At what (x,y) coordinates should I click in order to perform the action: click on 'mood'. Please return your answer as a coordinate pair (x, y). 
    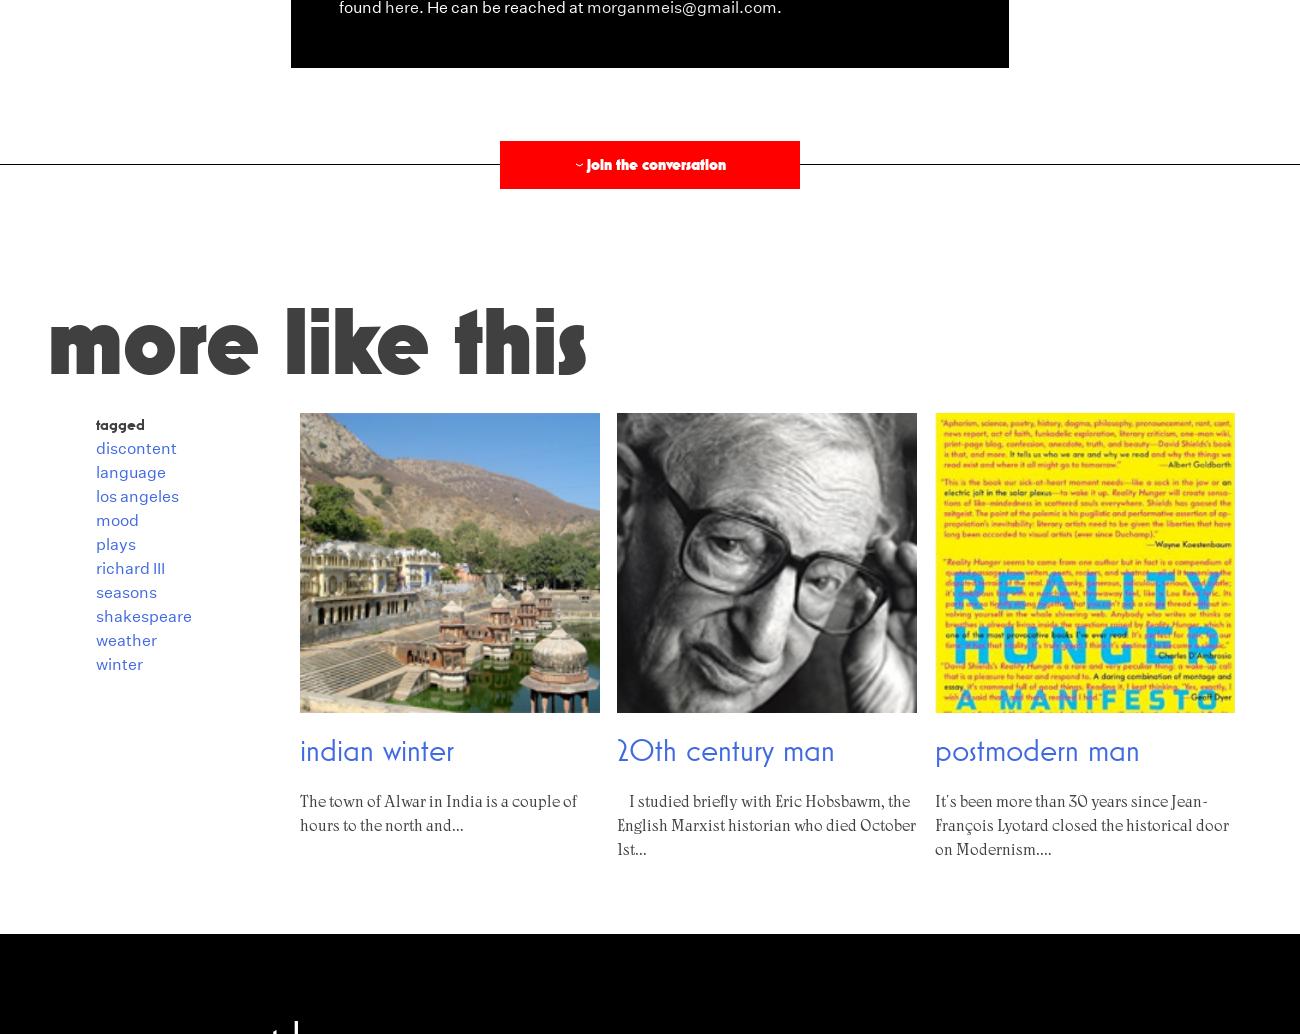
    Looking at the image, I should click on (116, 519).